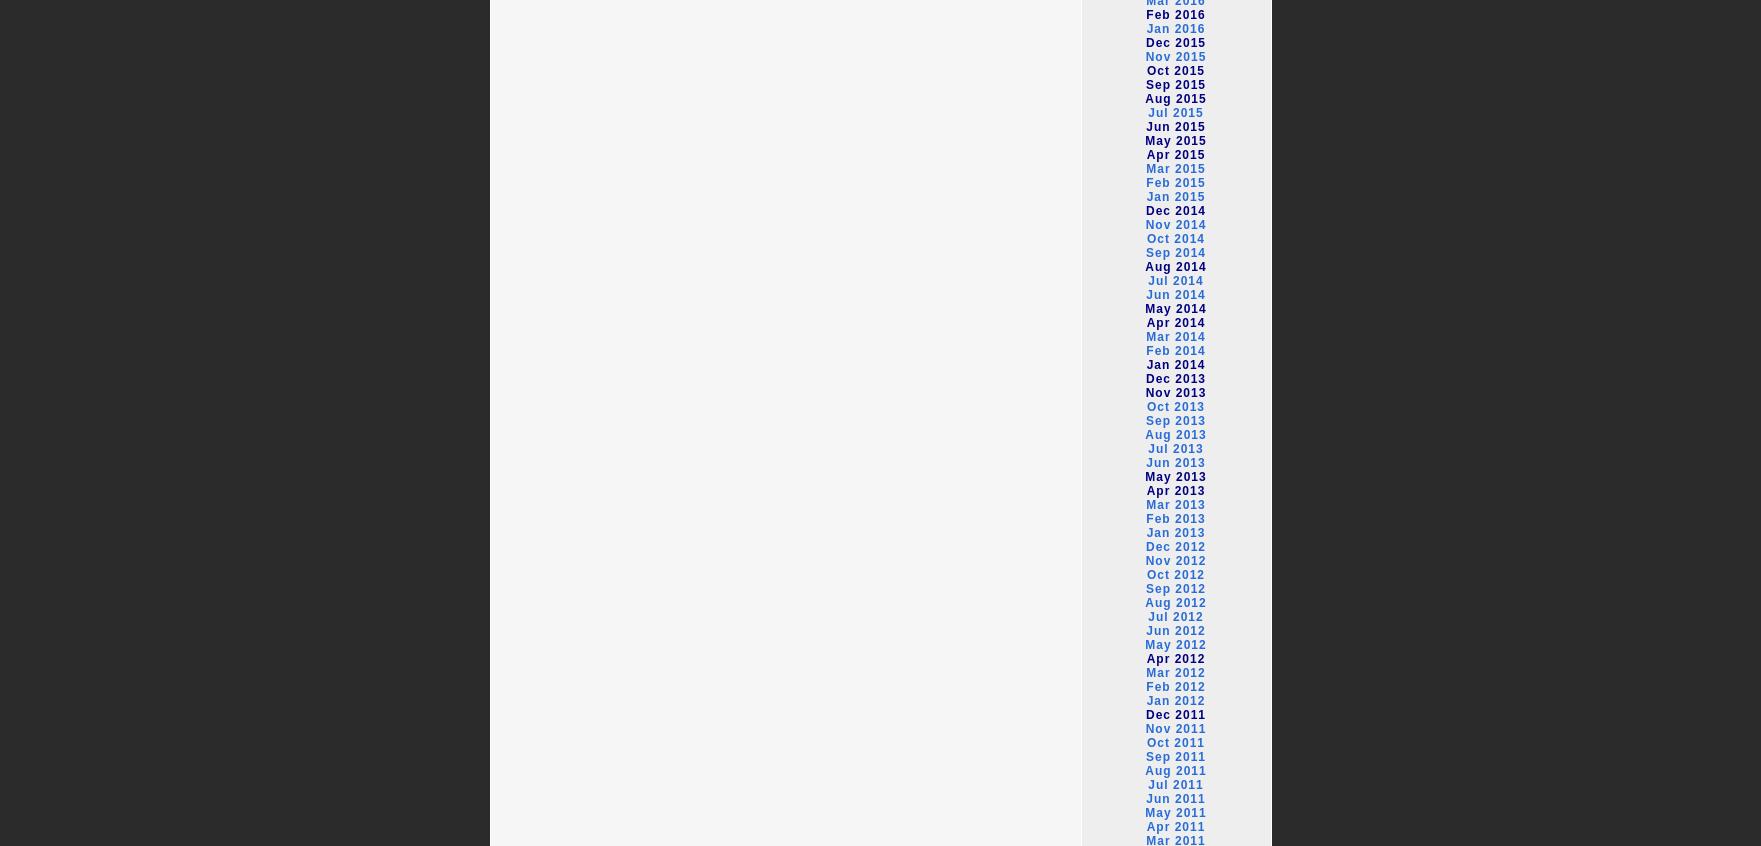  What do you see at coordinates (1144, 98) in the screenshot?
I see `'Aug 2015'` at bounding box center [1144, 98].